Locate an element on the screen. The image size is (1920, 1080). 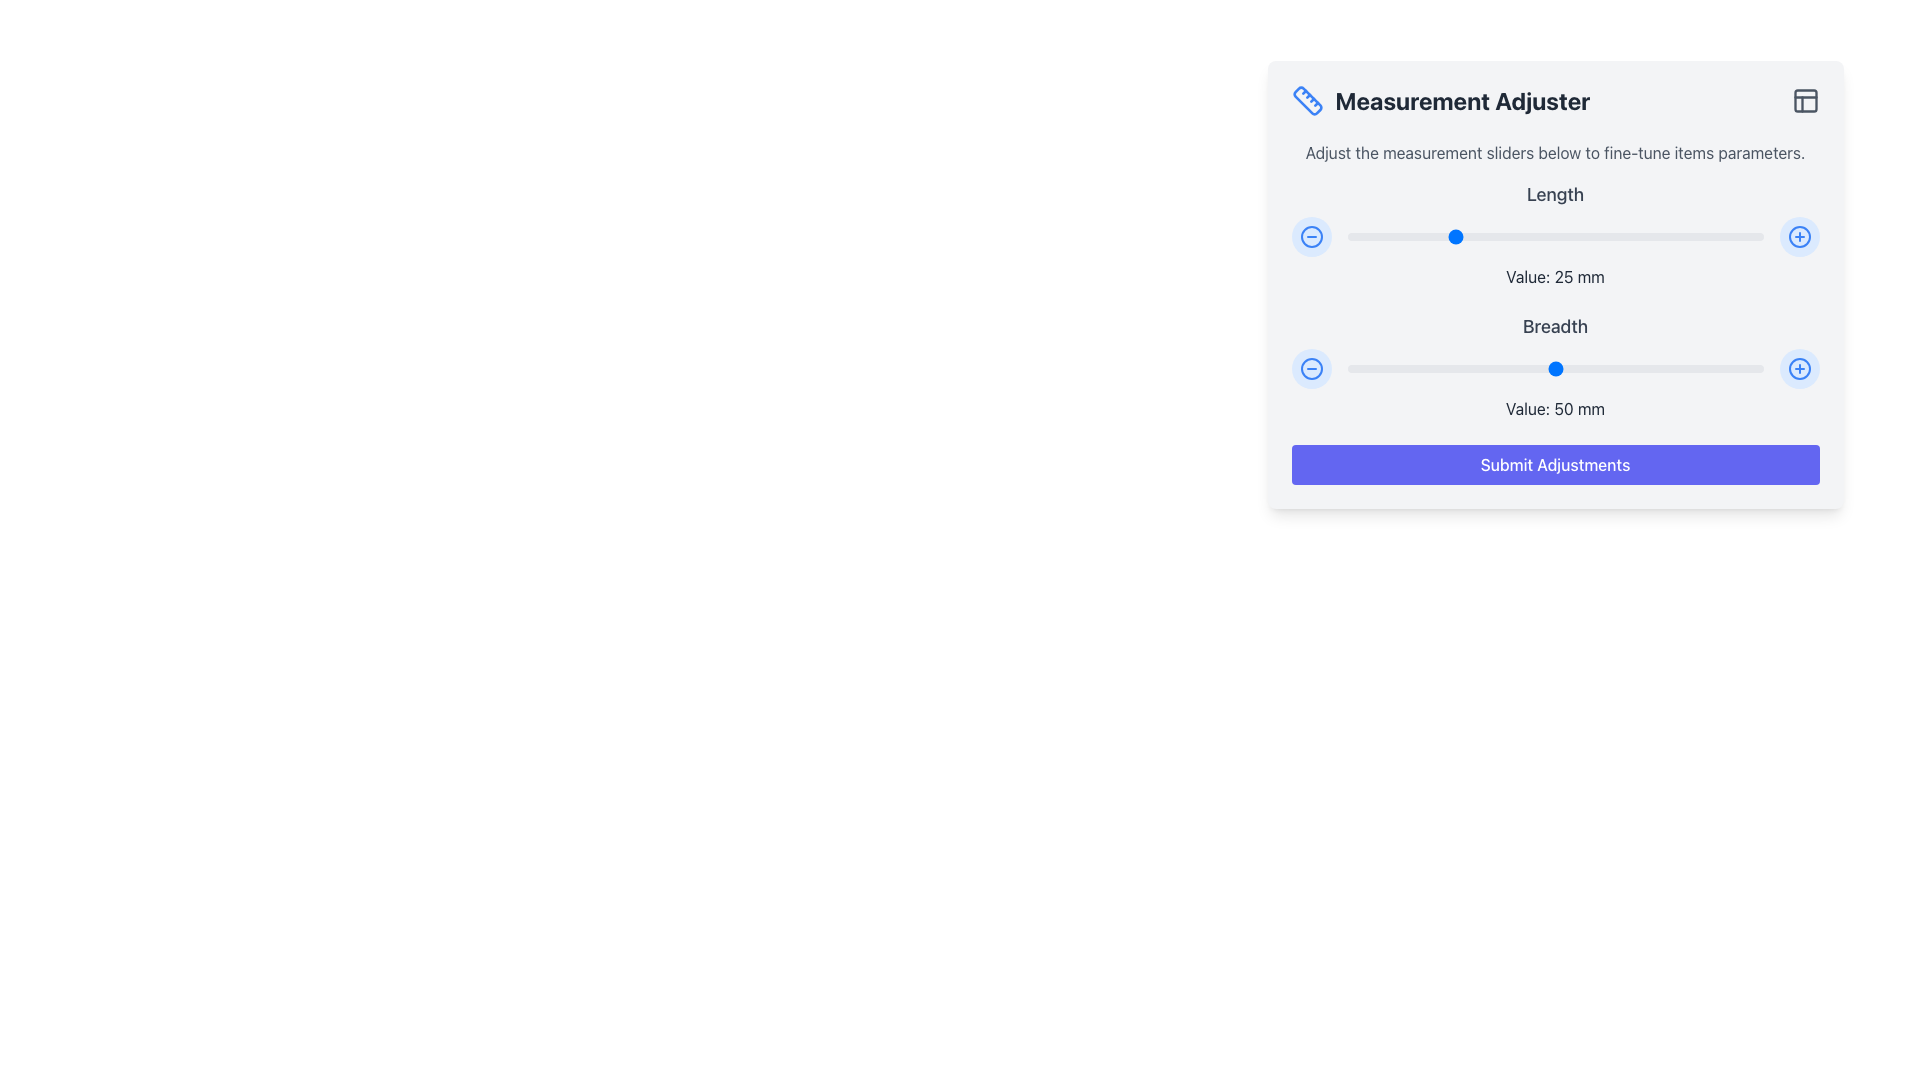
static text displaying 'Adjust the measurement sliders below to fine-tune items parameters.' located below the title 'Measurement Adjuster' in the application interface is located at coordinates (1554, 152).